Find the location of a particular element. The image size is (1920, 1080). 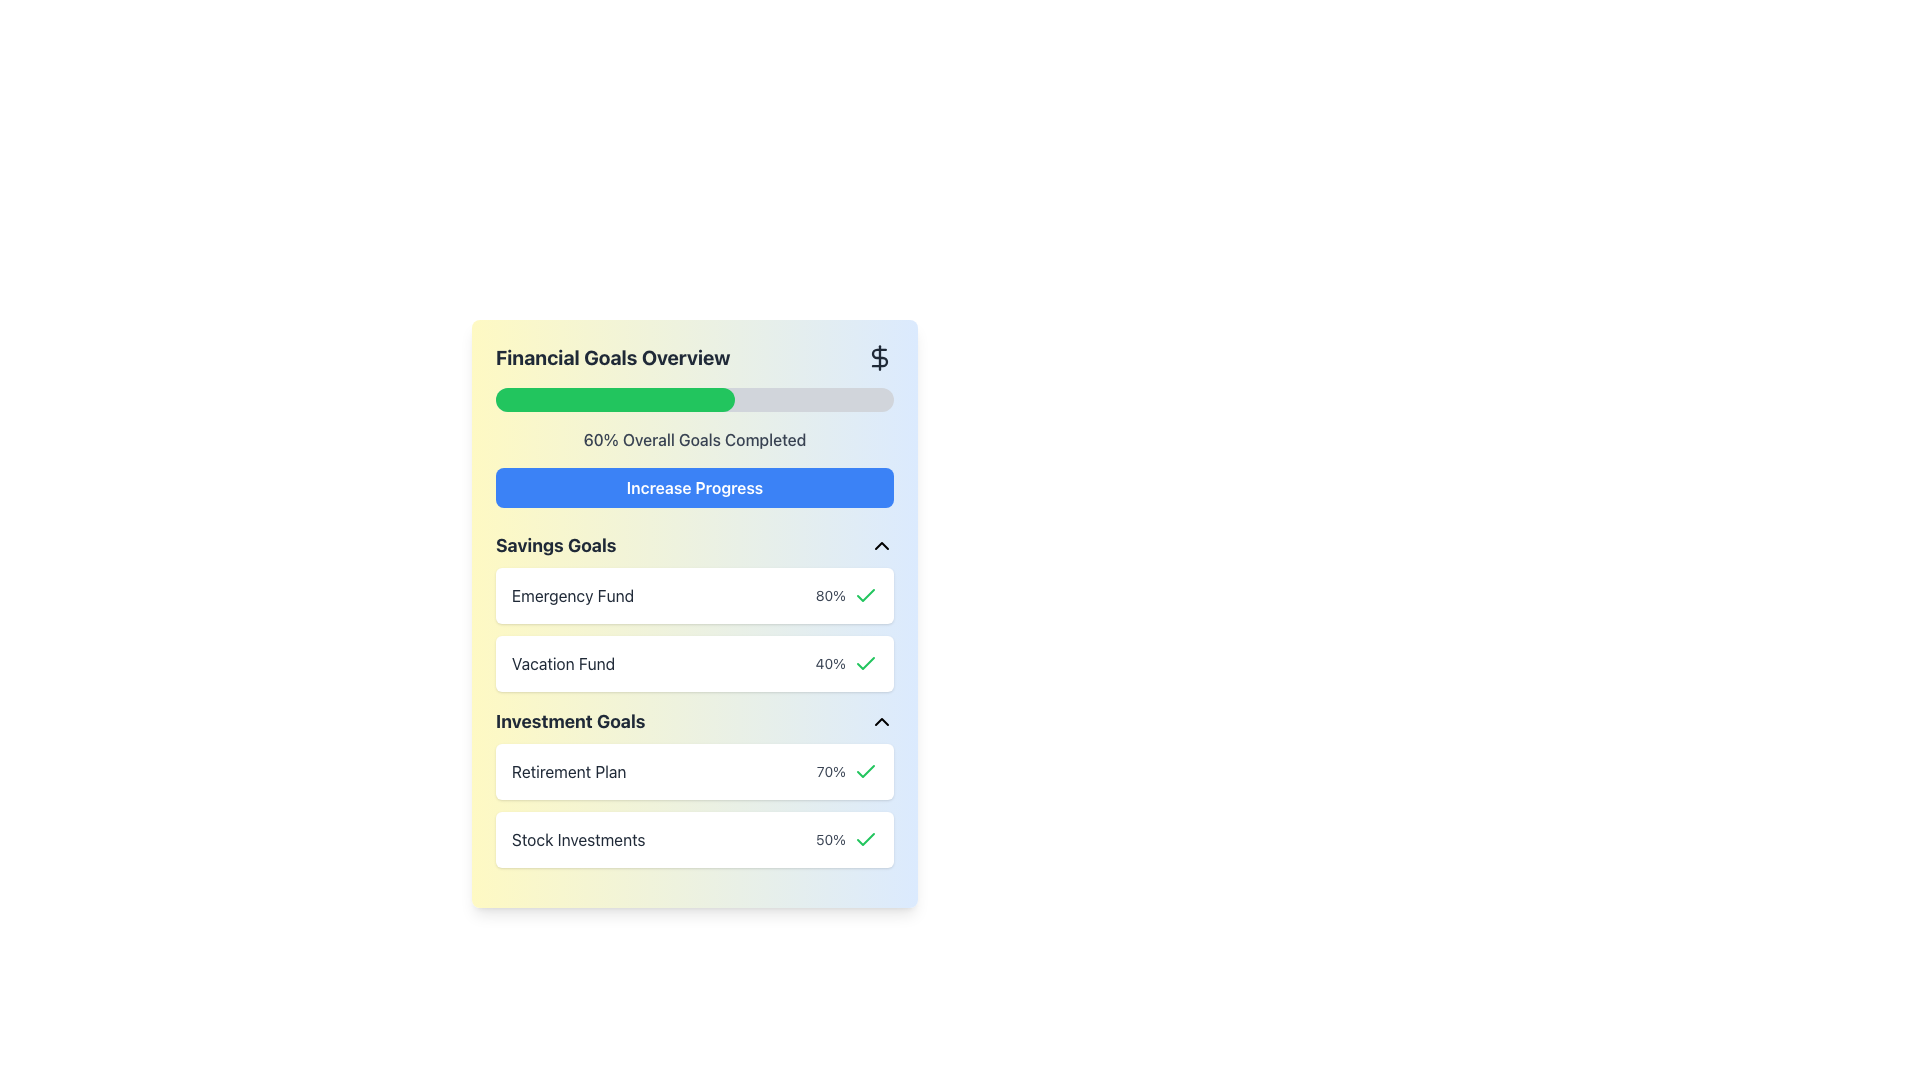

the static label displaying '70%' within the 'Investment Goals' section, which is styled with a gray font and located next to a green checkmark icon is located at coordinates (831, 770).